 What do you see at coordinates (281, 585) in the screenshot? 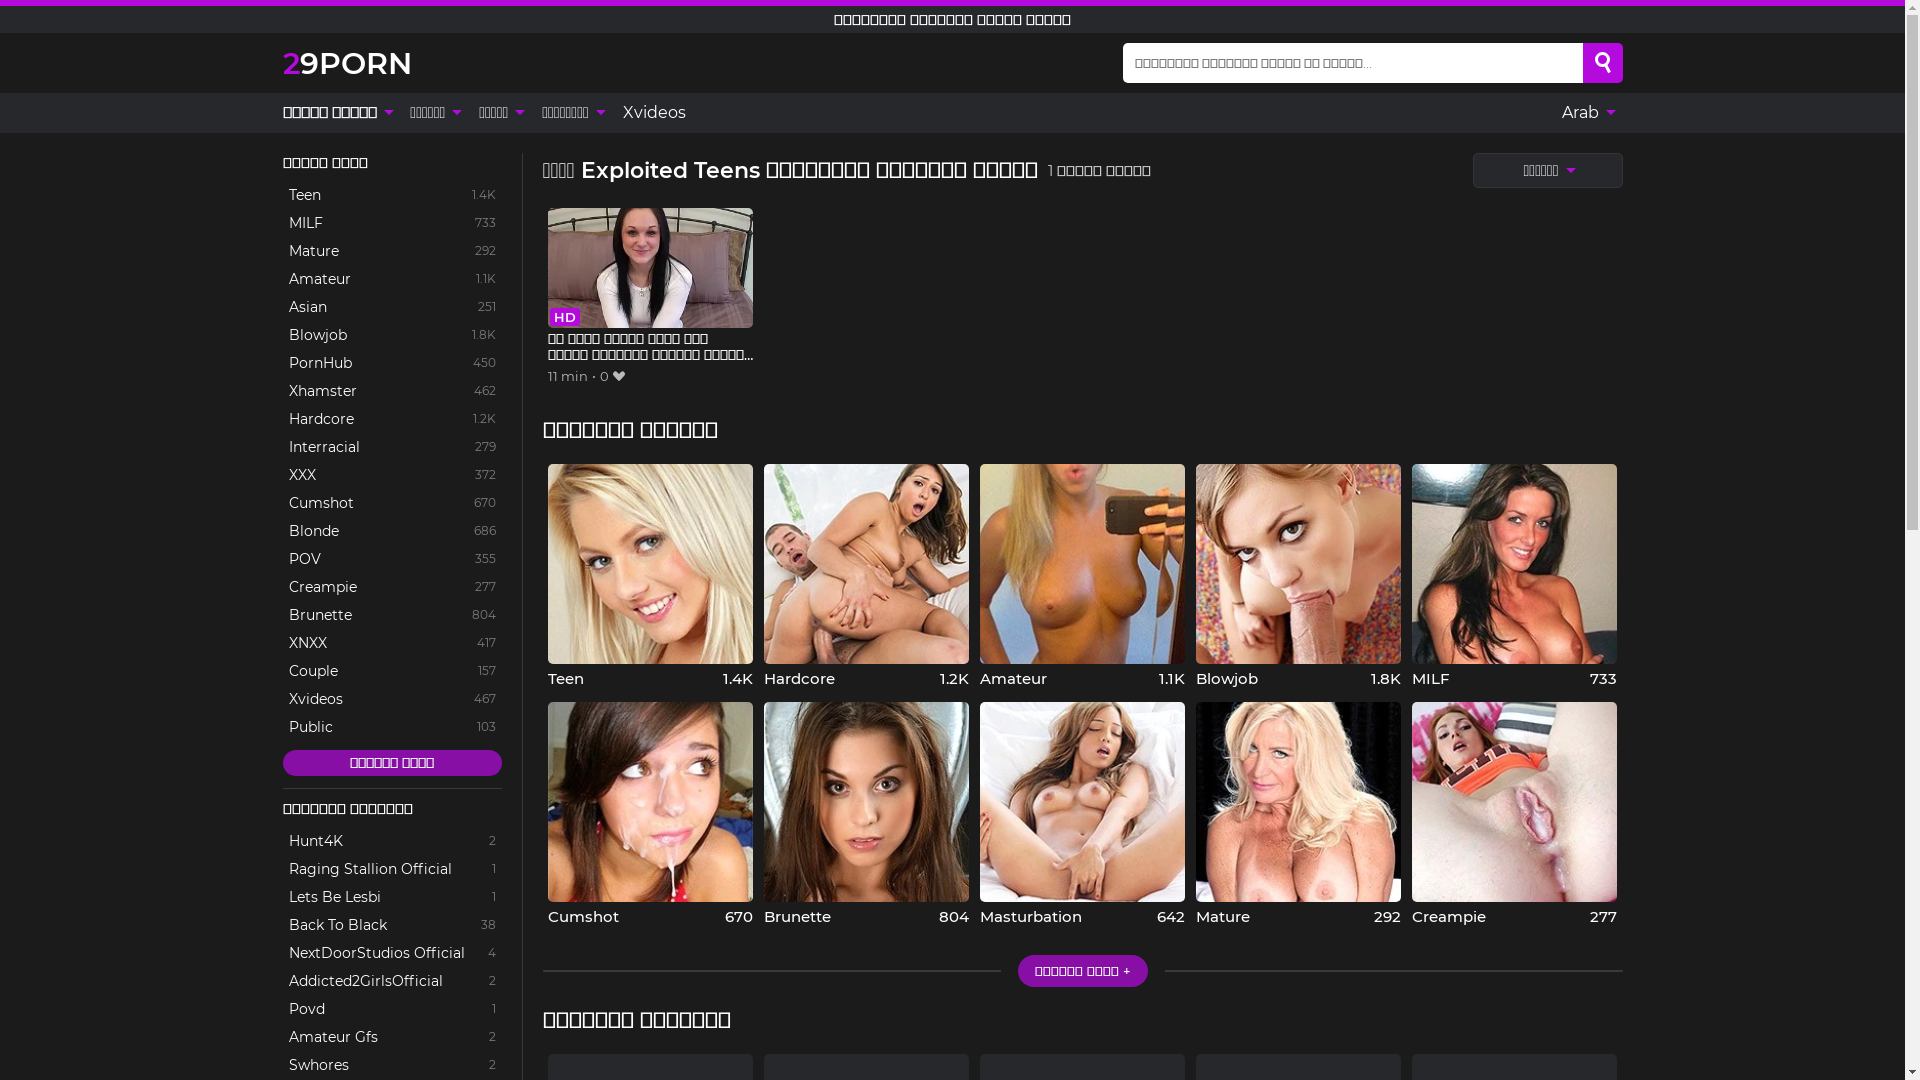
I see `'Creampie'` at bounding box center [281, 585].